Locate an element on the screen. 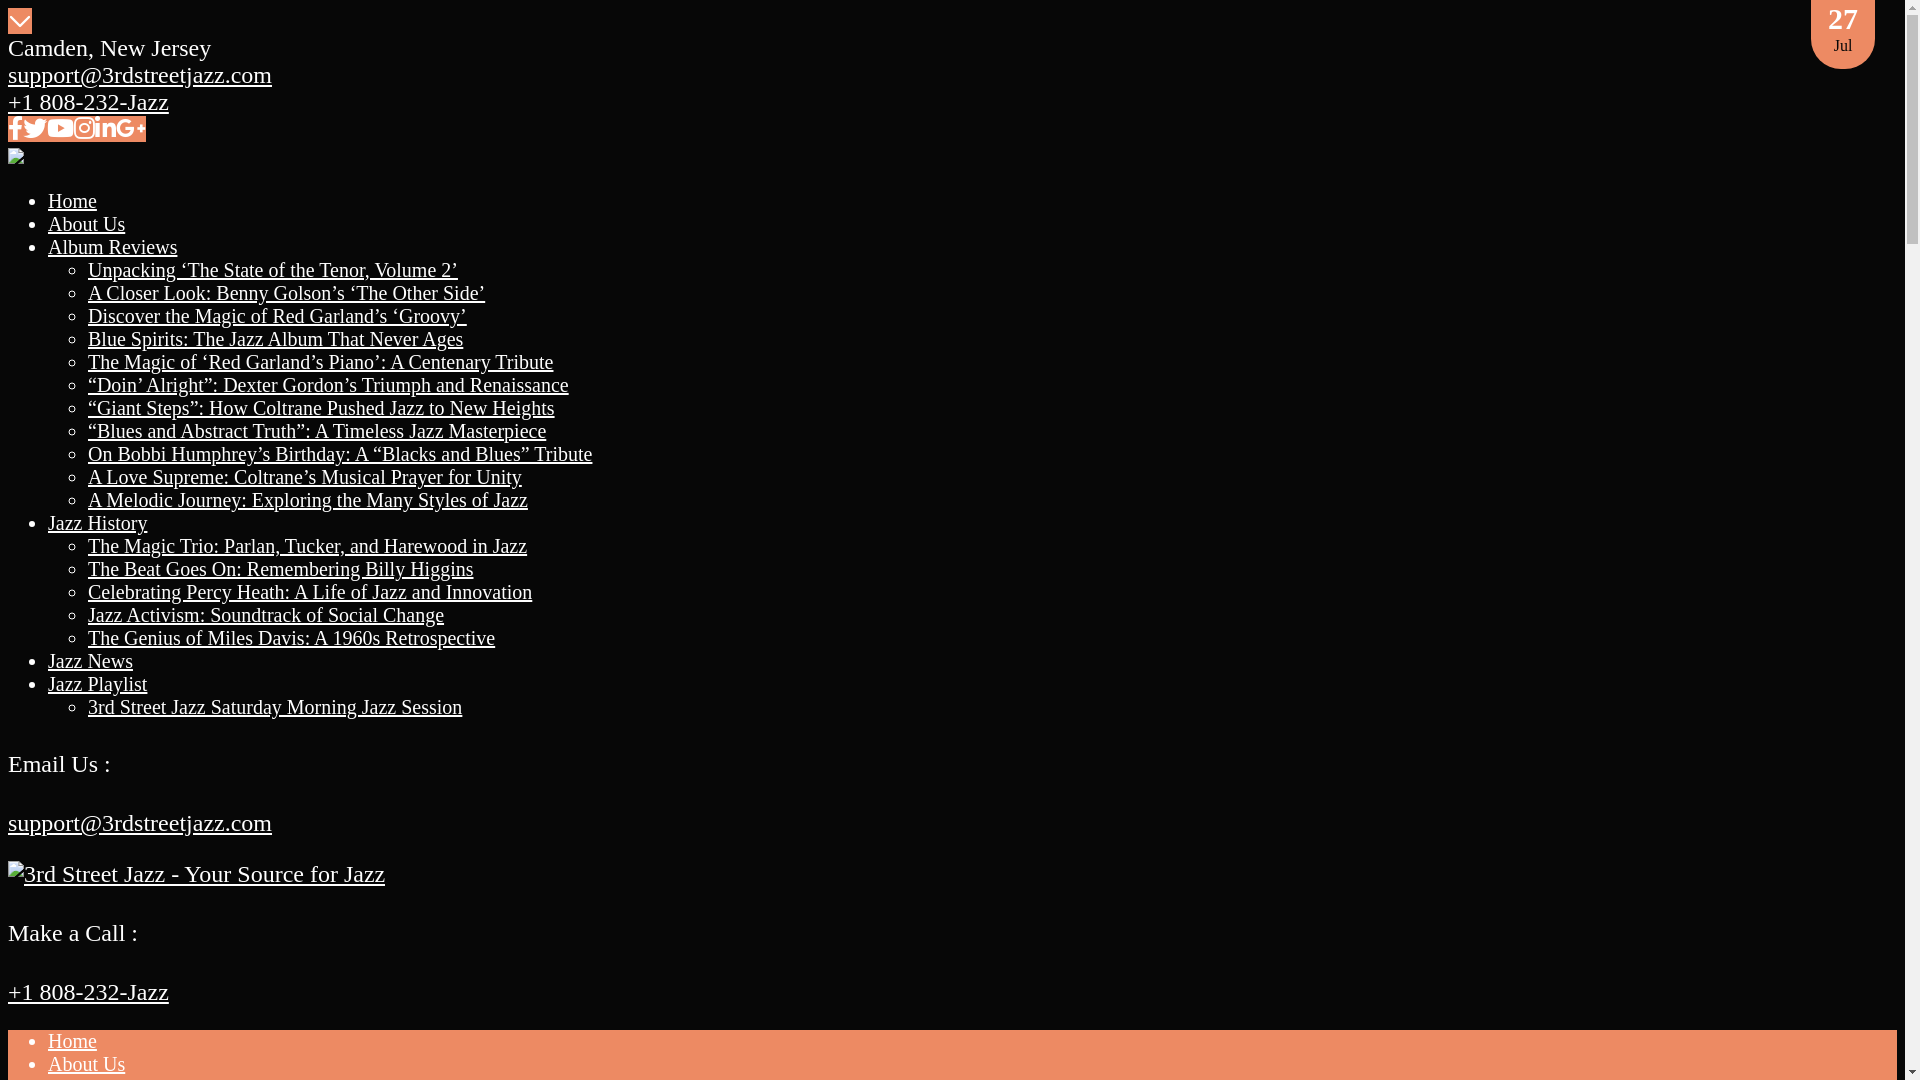 This screenshot has height=1080, width=1920. 'Album Reviews' is located at coordinates (48, 245).